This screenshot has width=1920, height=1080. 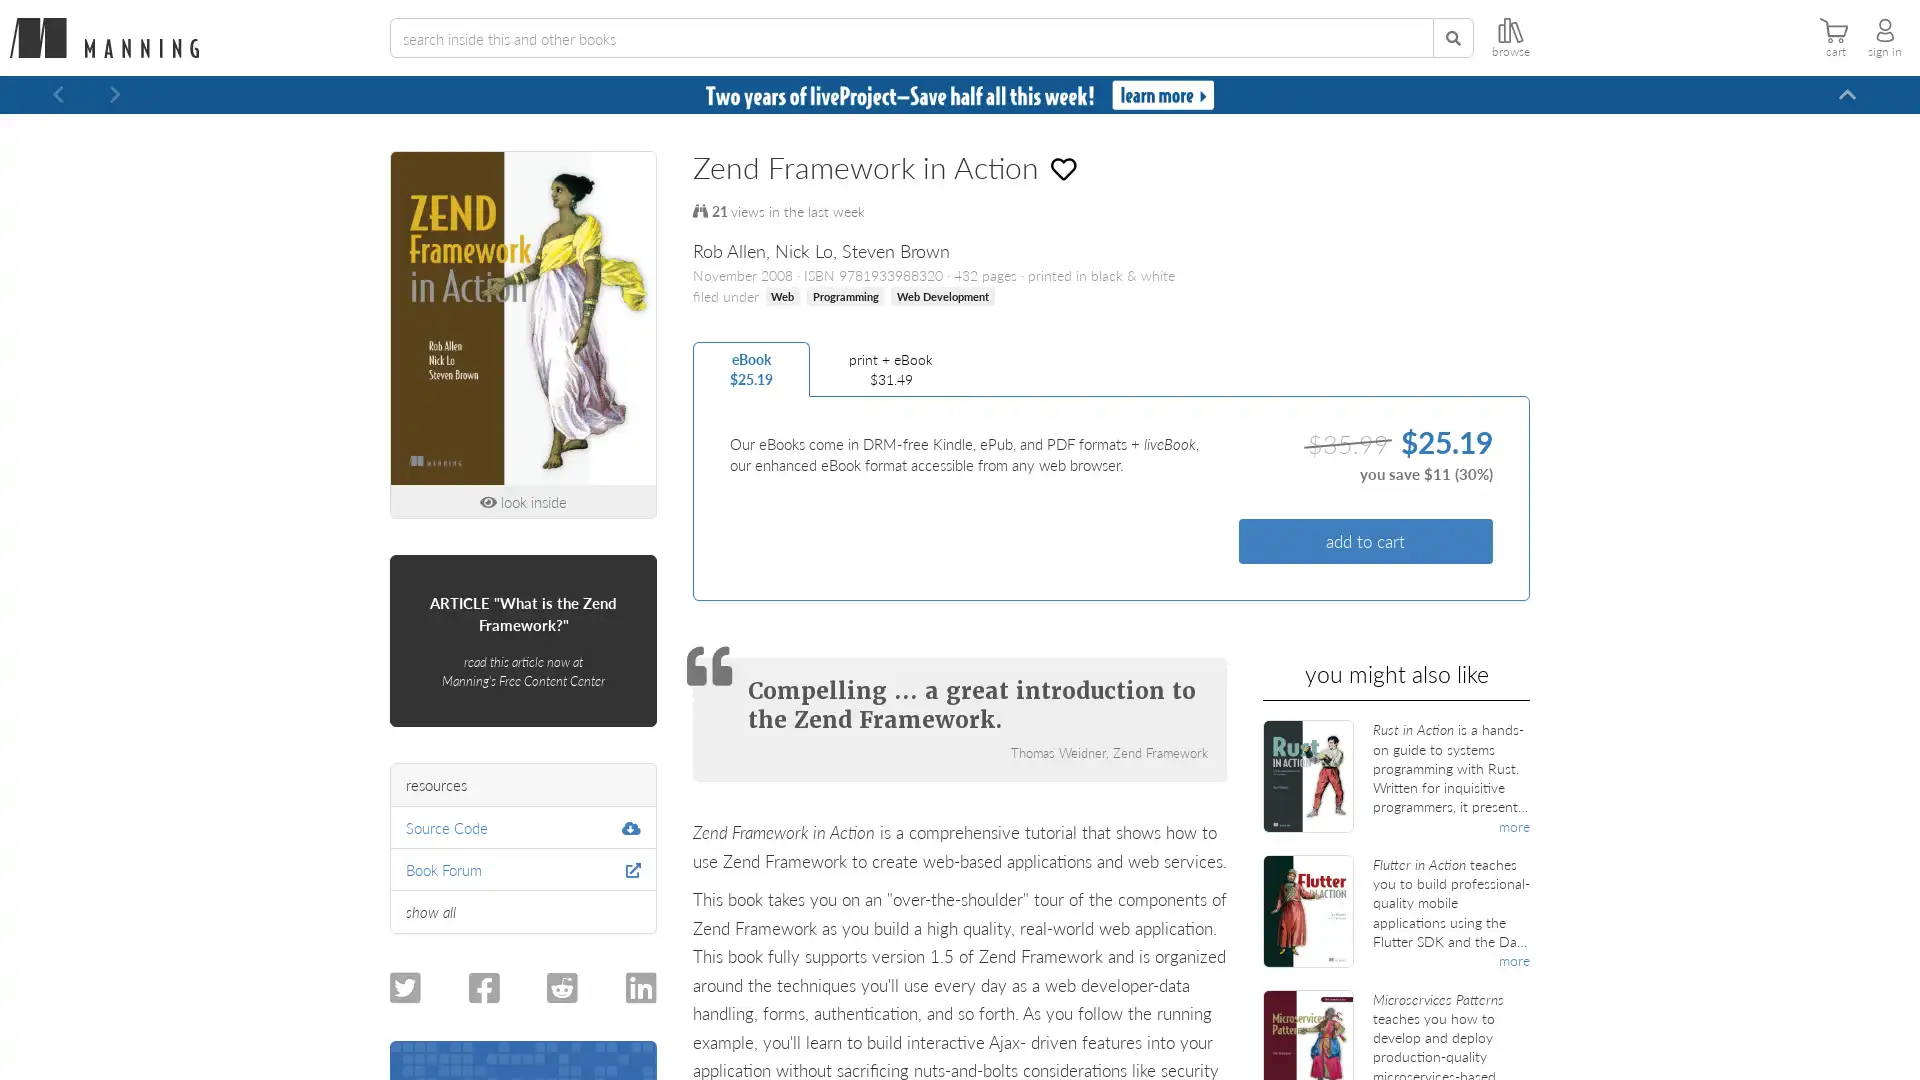 I want to click on add to cart, so click(x=1364, y=541).